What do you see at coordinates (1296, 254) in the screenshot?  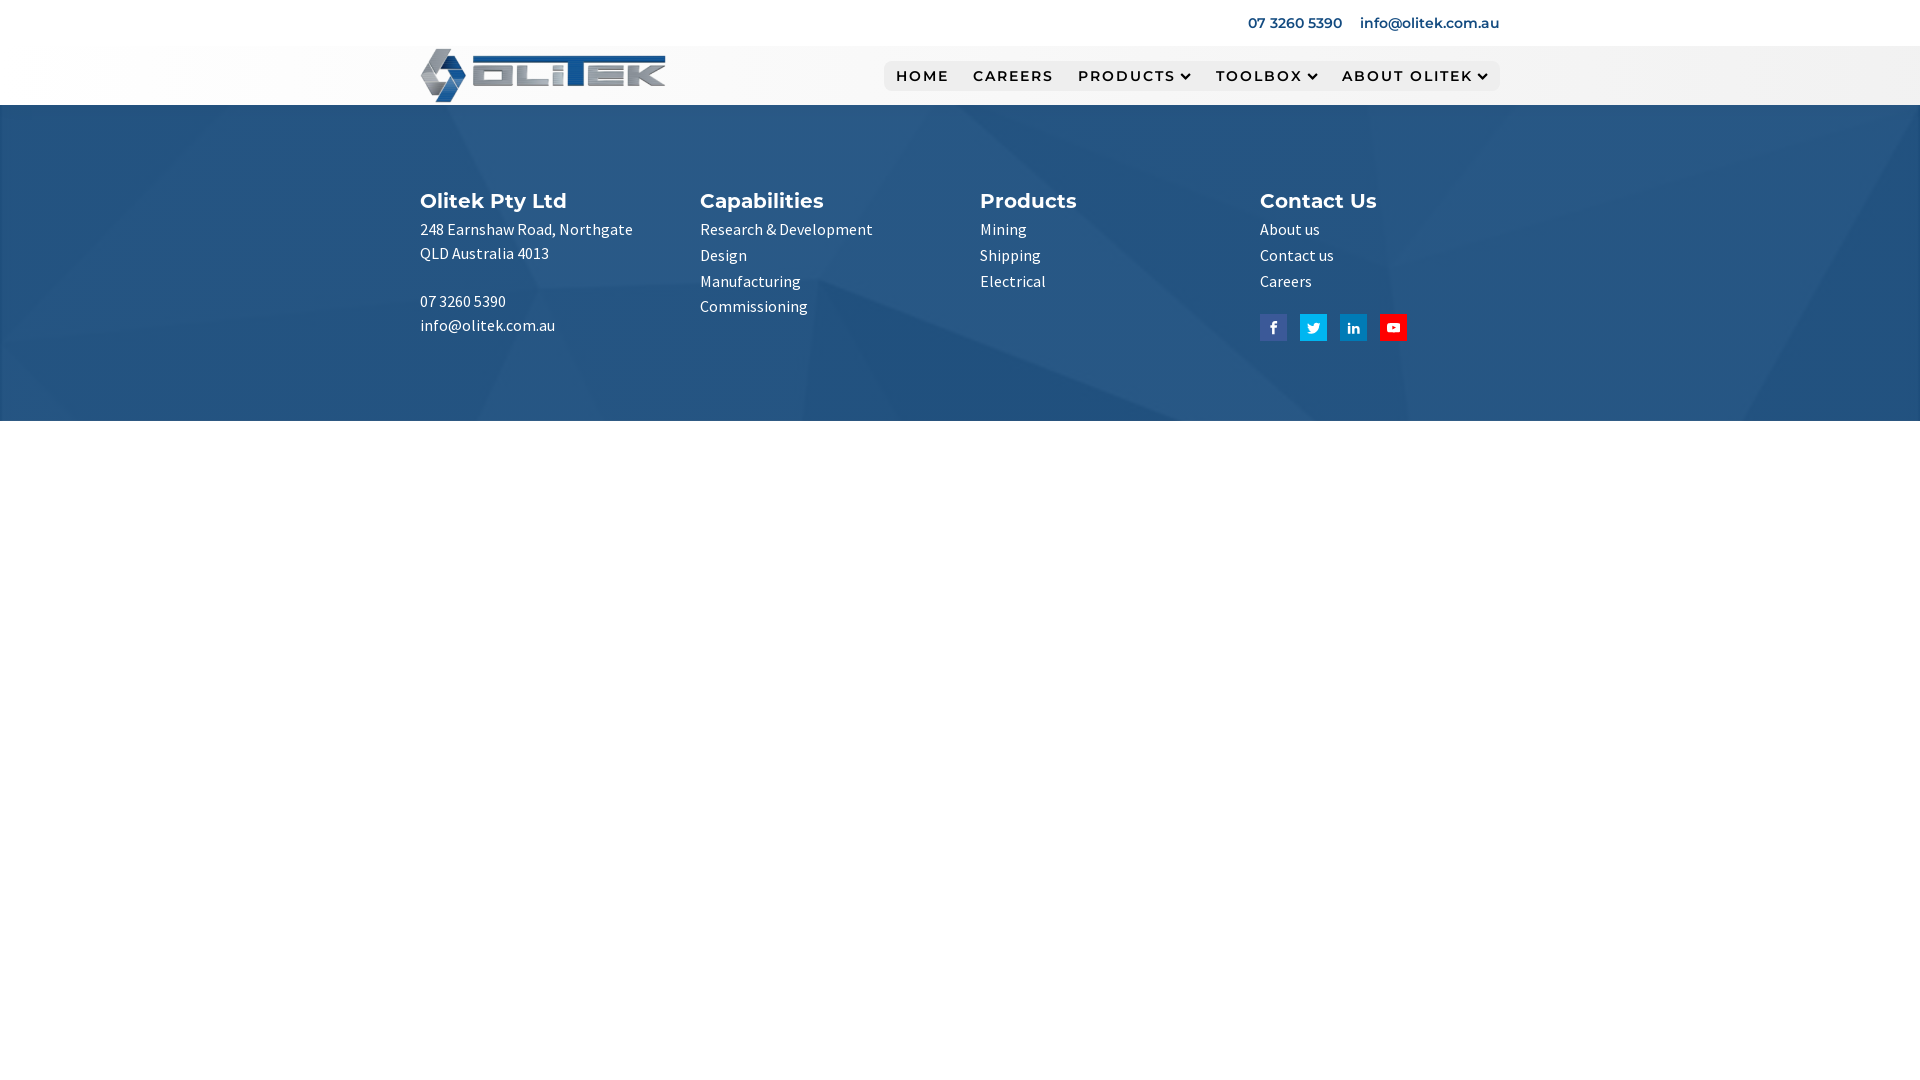 I see `'Contact us'` at bounding box center [1296, 254].